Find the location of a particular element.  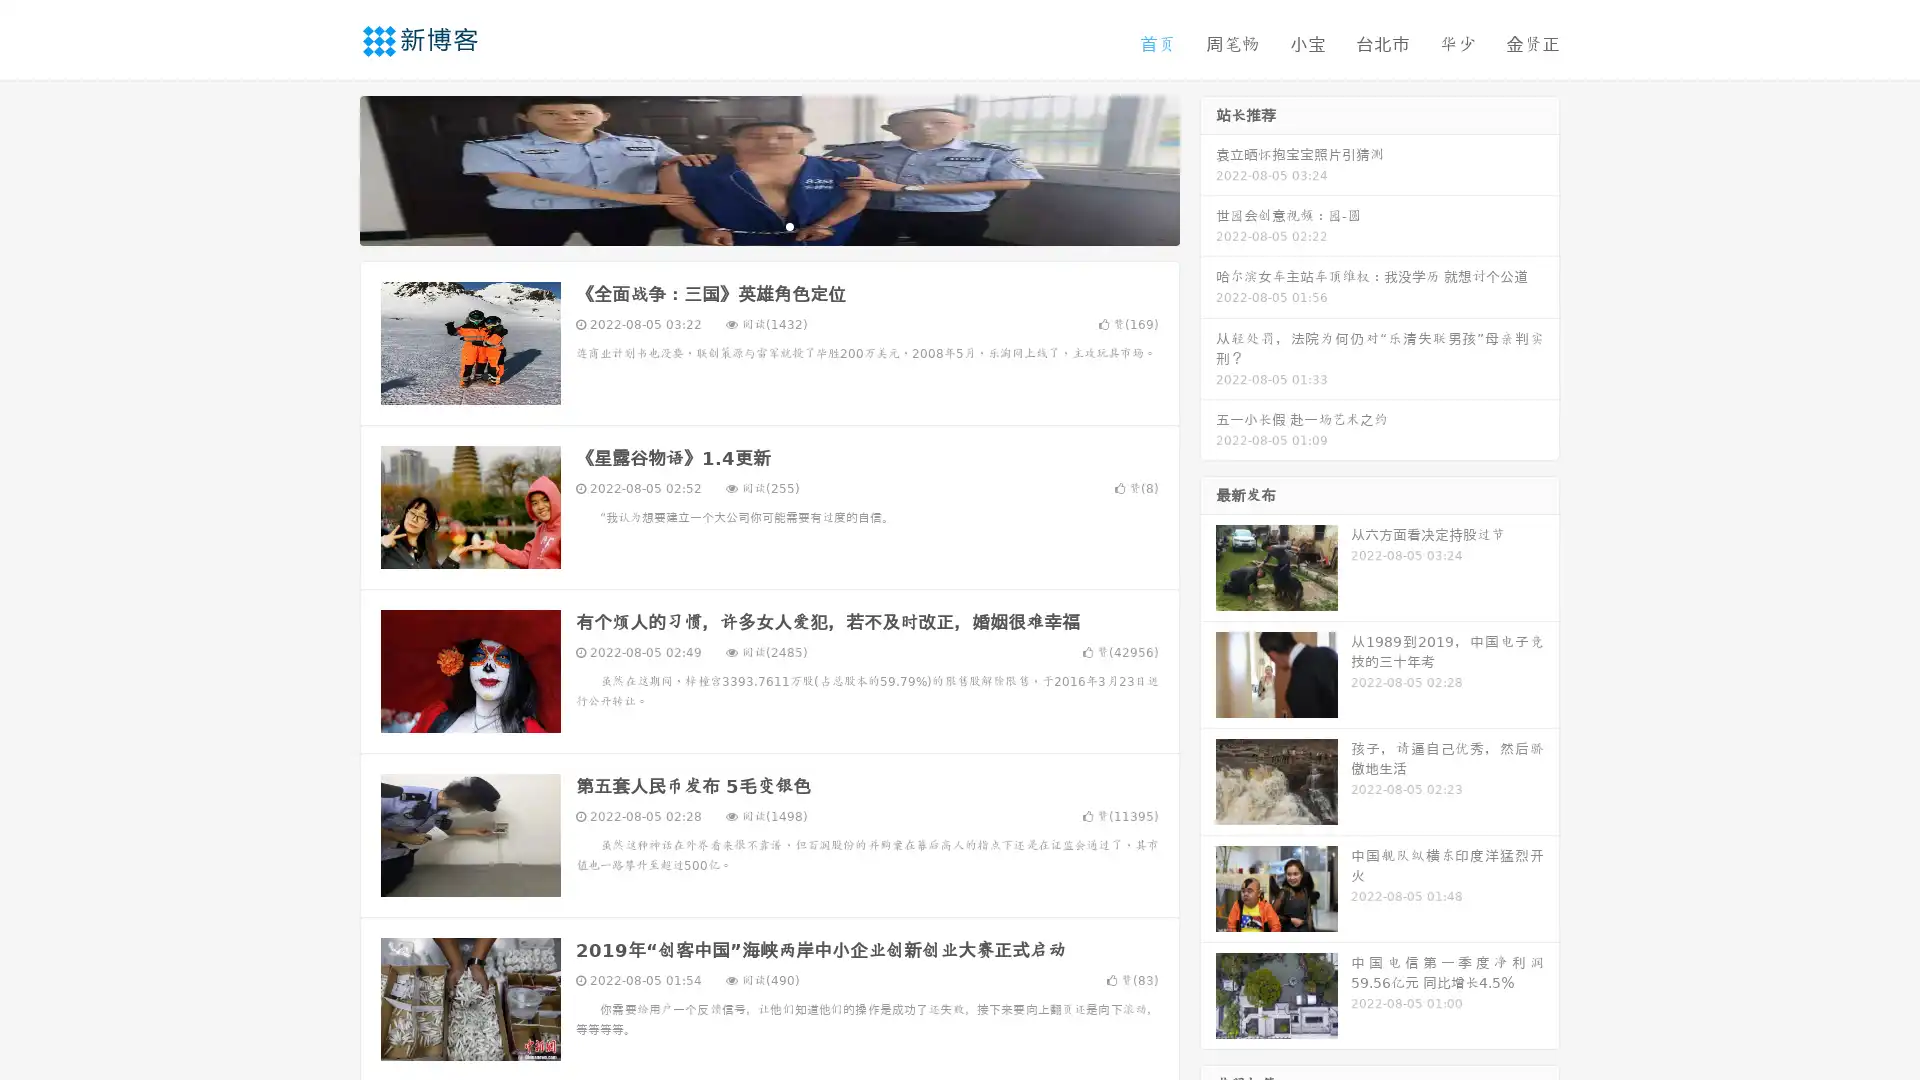

Go to slide 1 is located at coordinates (748, 225).